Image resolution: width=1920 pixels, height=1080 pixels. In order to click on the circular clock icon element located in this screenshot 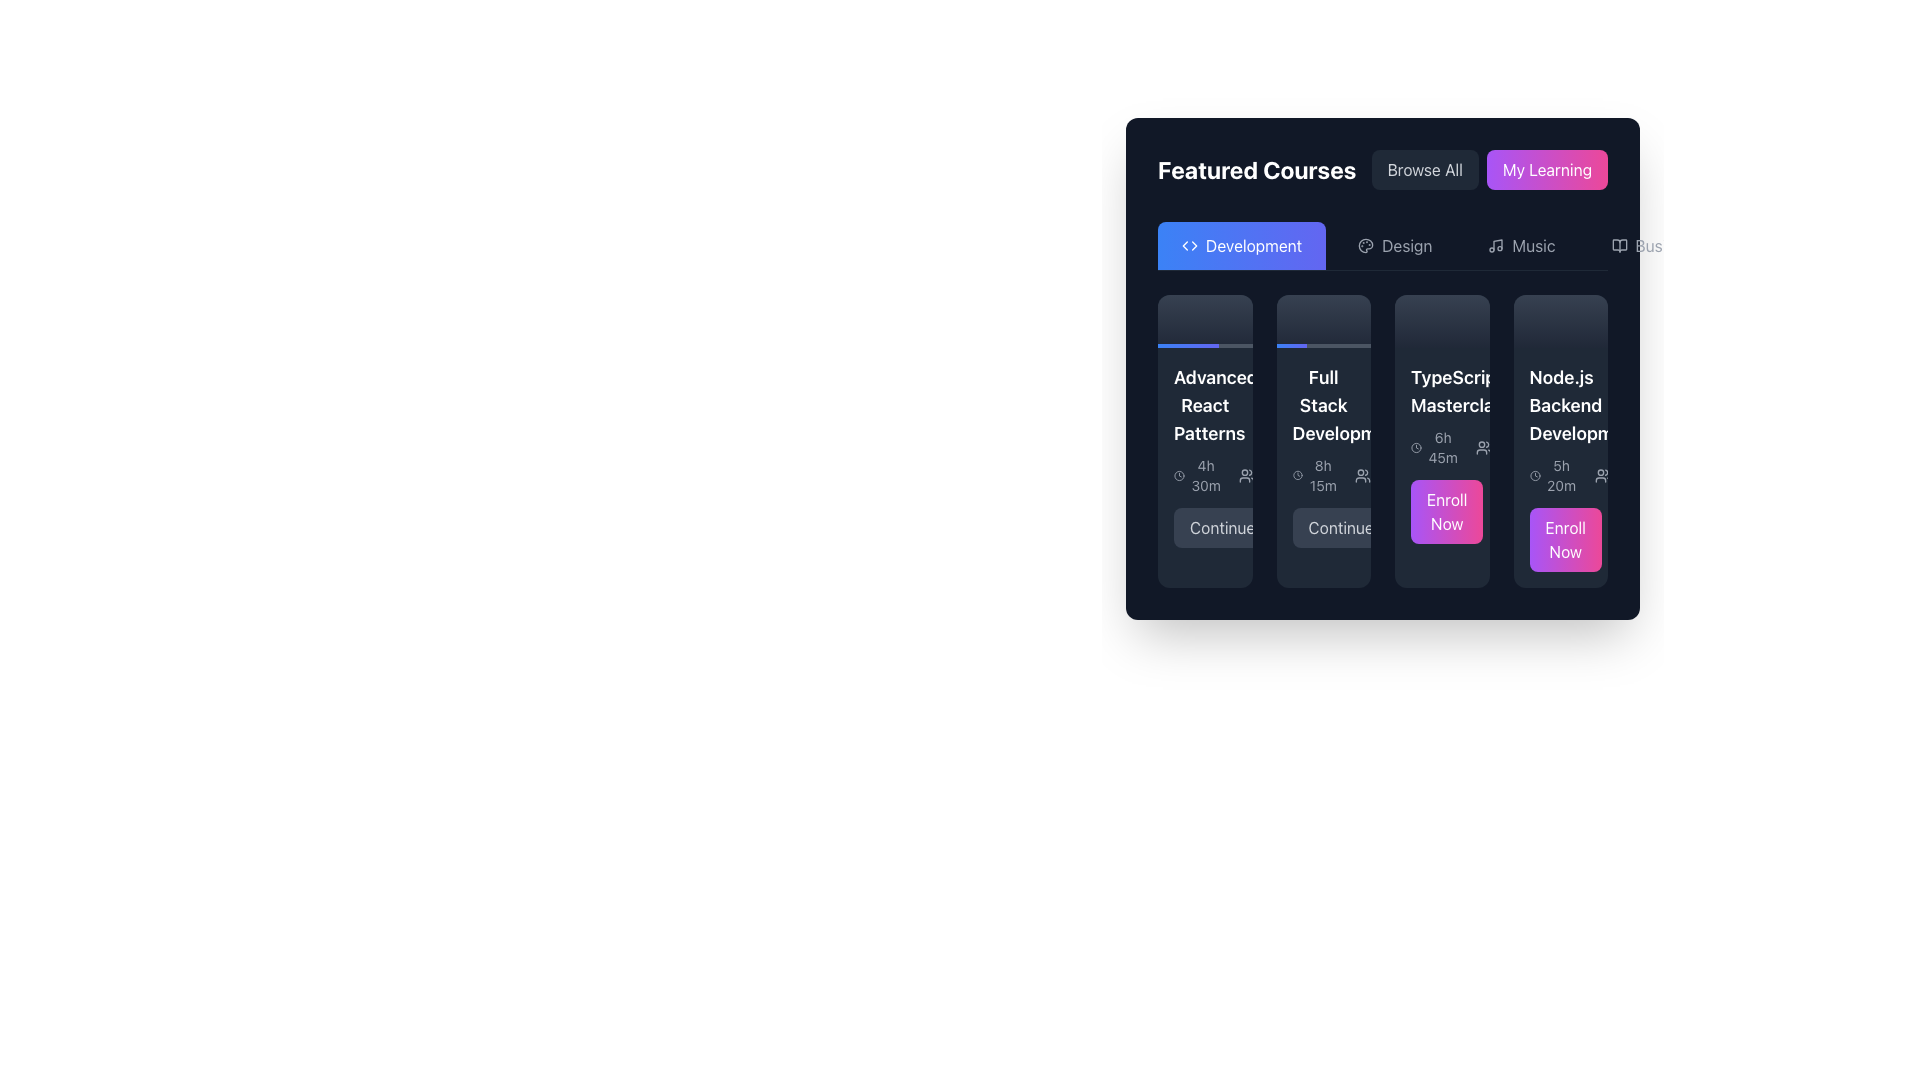, I will do `click(1179, 476)`.